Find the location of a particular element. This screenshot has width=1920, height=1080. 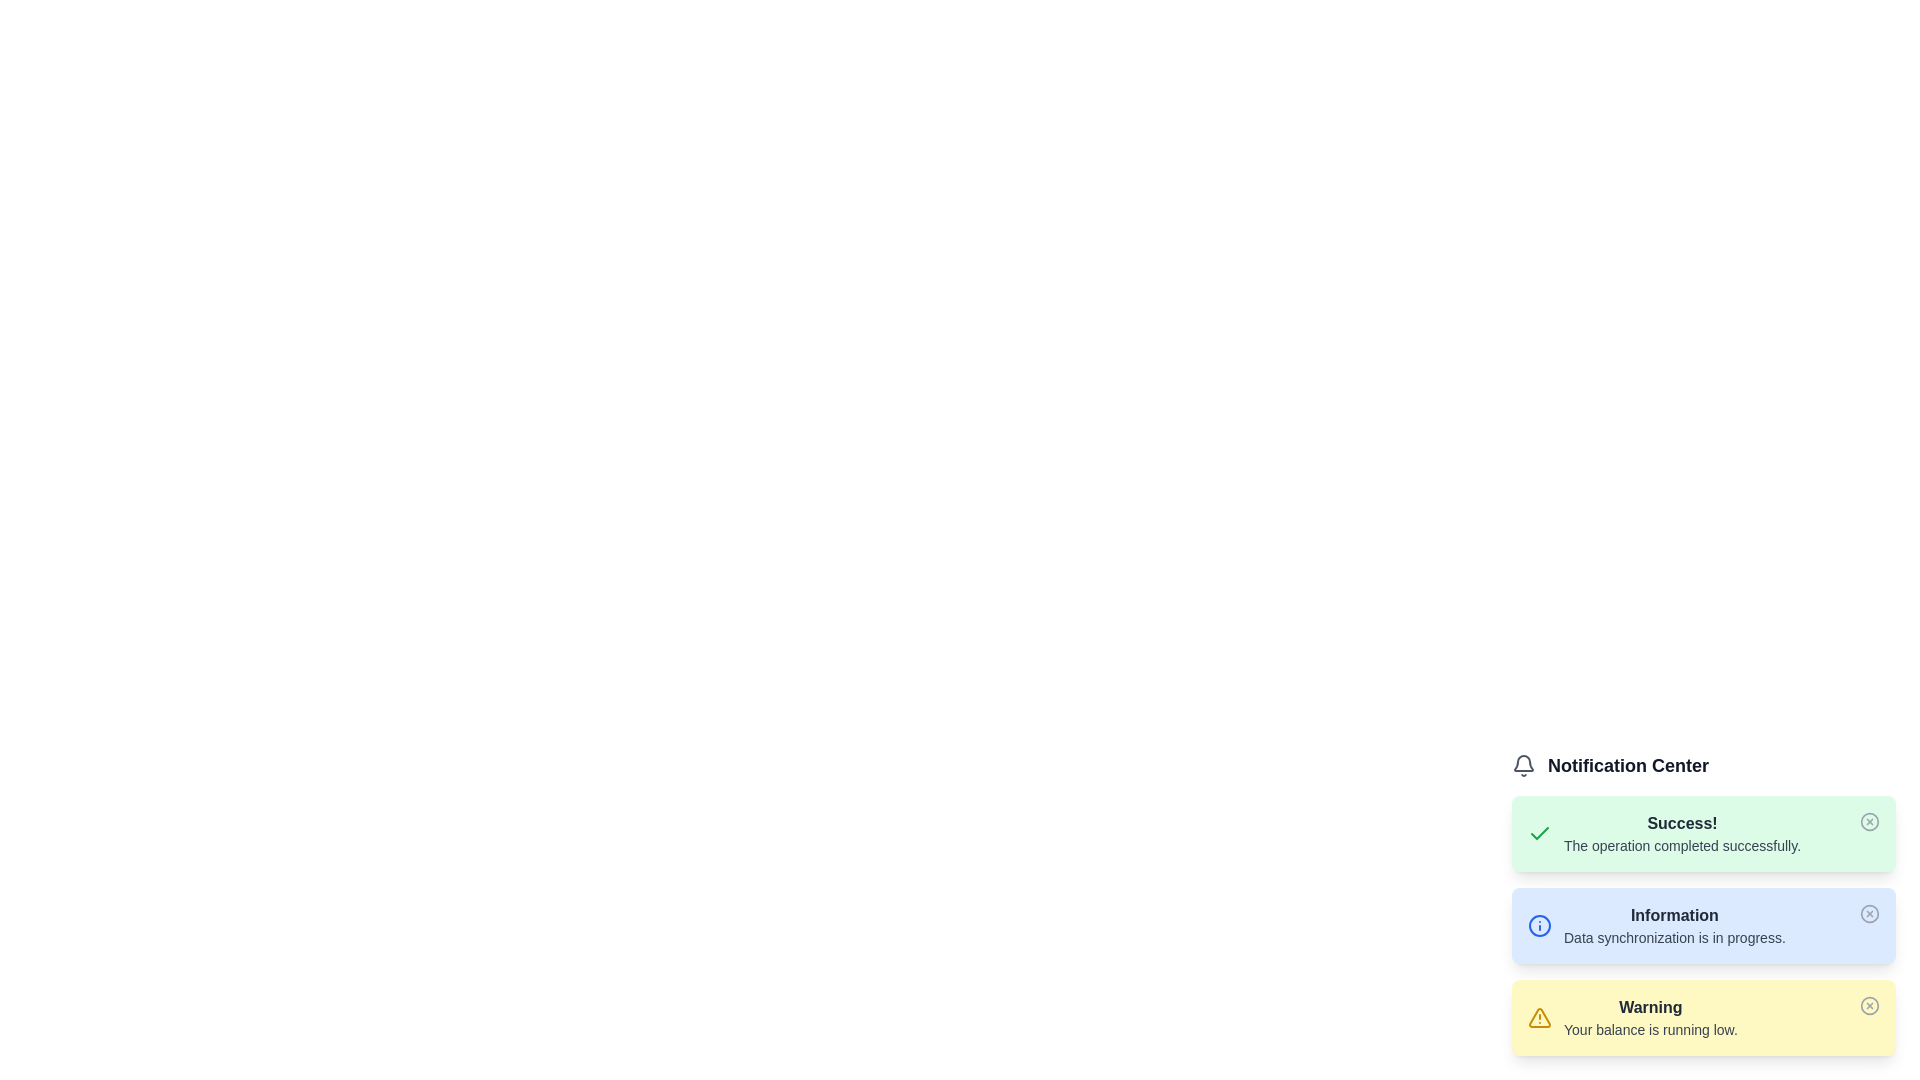

the Circle element in the lower right corner of the notification panel, which is part of the SVG graphic used for dismissing a warning notification is located at coordinates (1869, 1006).